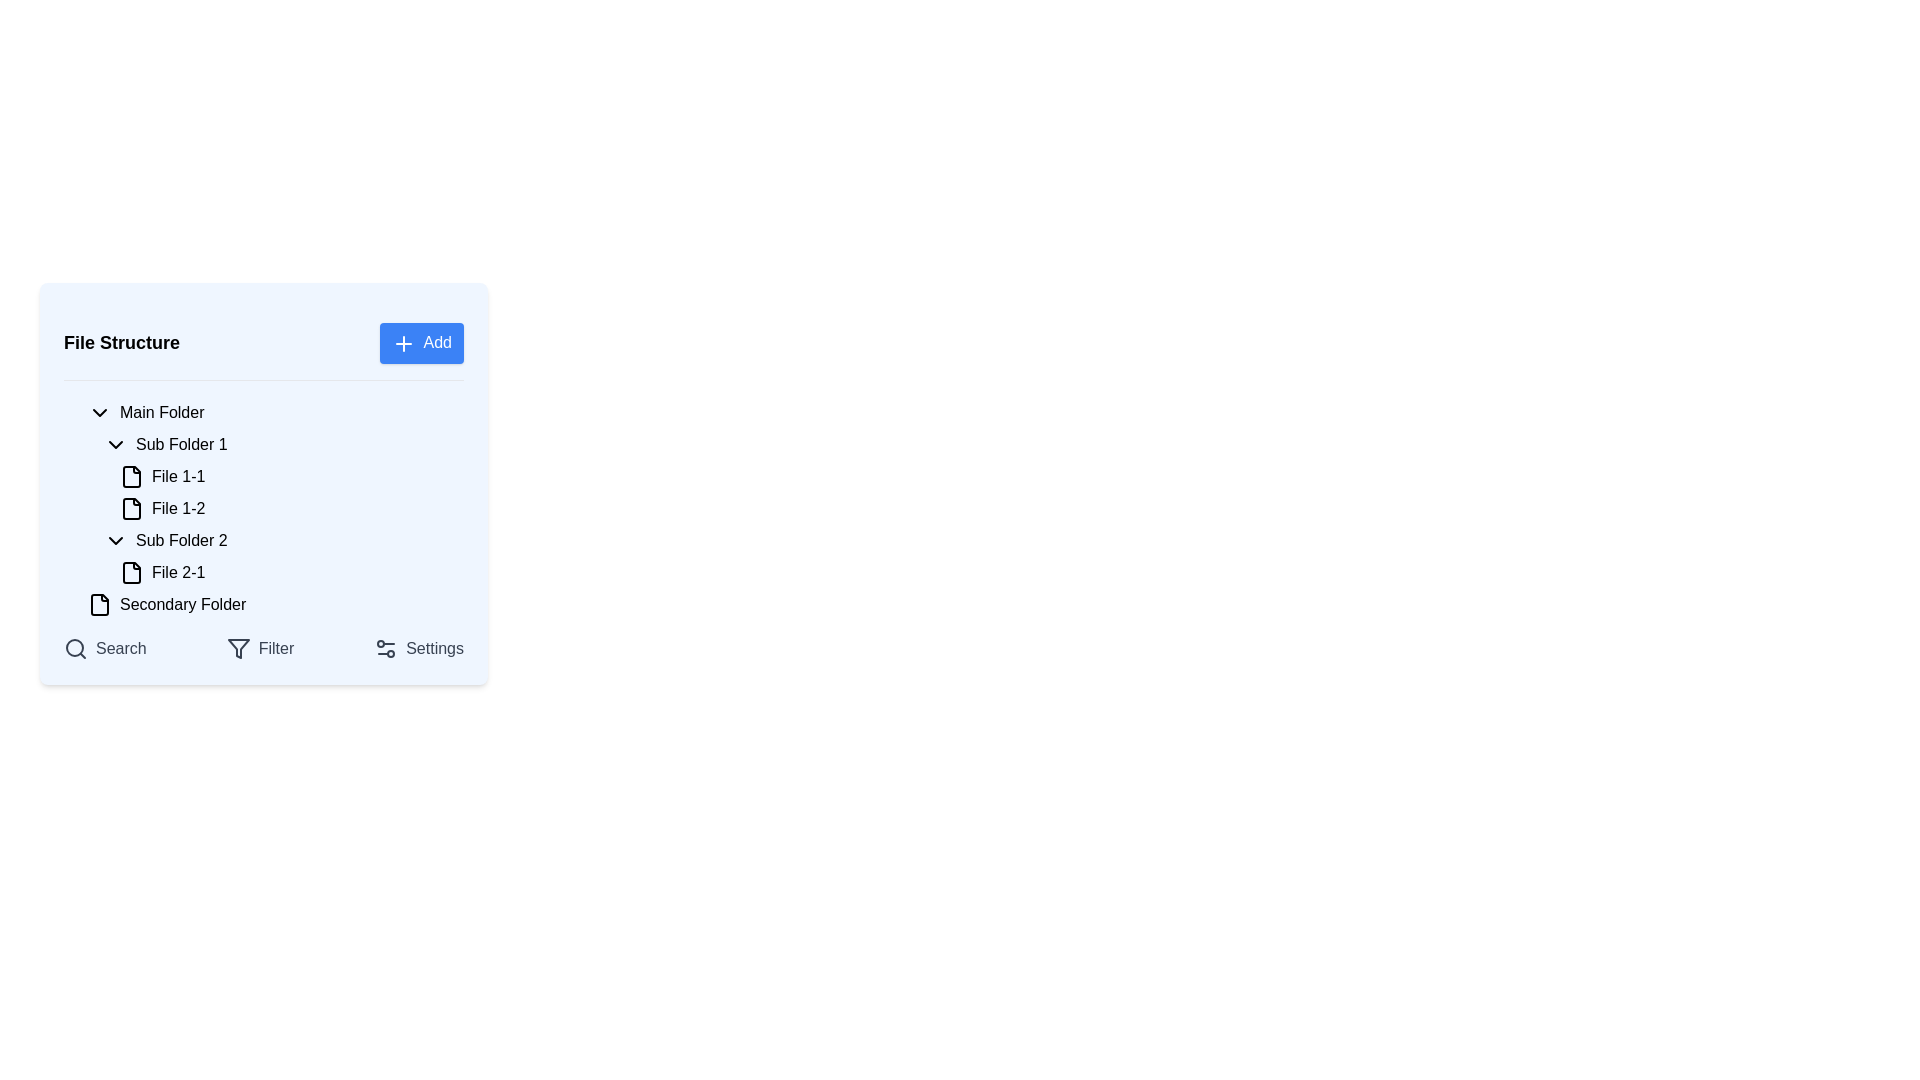 The image size is (1920, 1080). I want to click on the document icon representing 'File 2-1' in the 'File Structure' tree under 'Sub Folder 2', so click(131, 571).